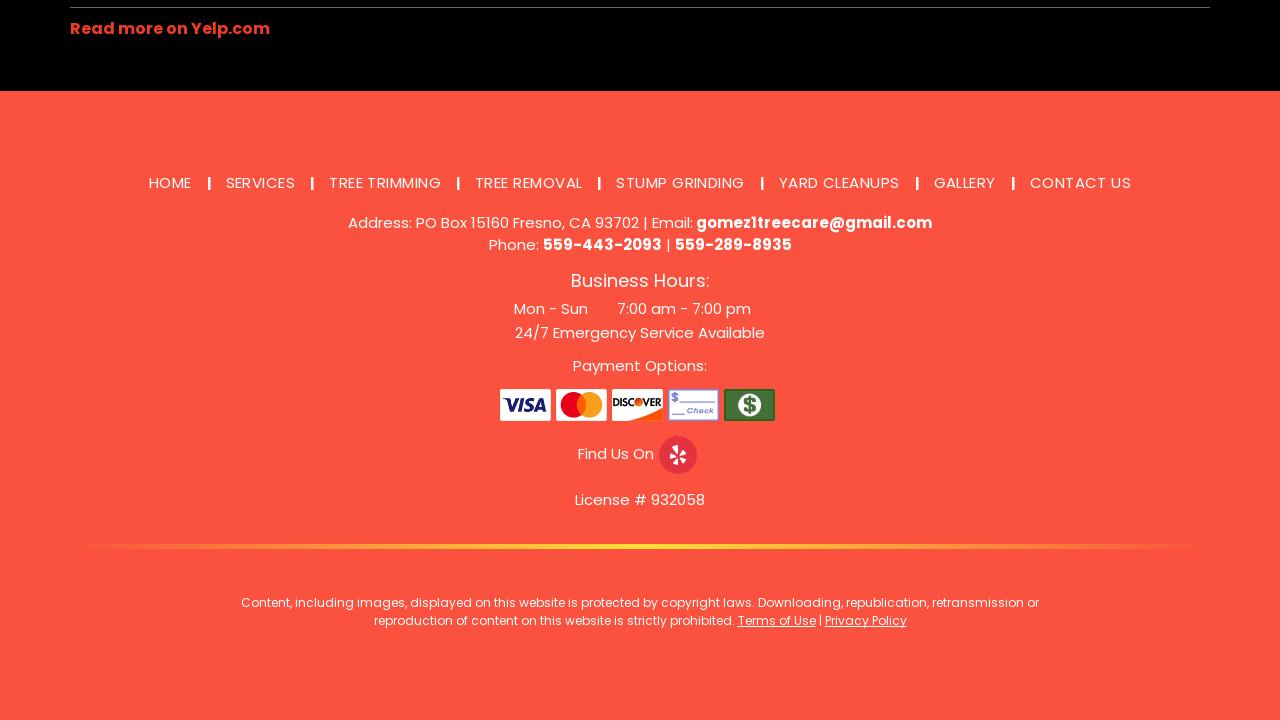  Describe the element at coordinates (638, 279) in the screenshot. I see `'Business Hours:'` at that location.